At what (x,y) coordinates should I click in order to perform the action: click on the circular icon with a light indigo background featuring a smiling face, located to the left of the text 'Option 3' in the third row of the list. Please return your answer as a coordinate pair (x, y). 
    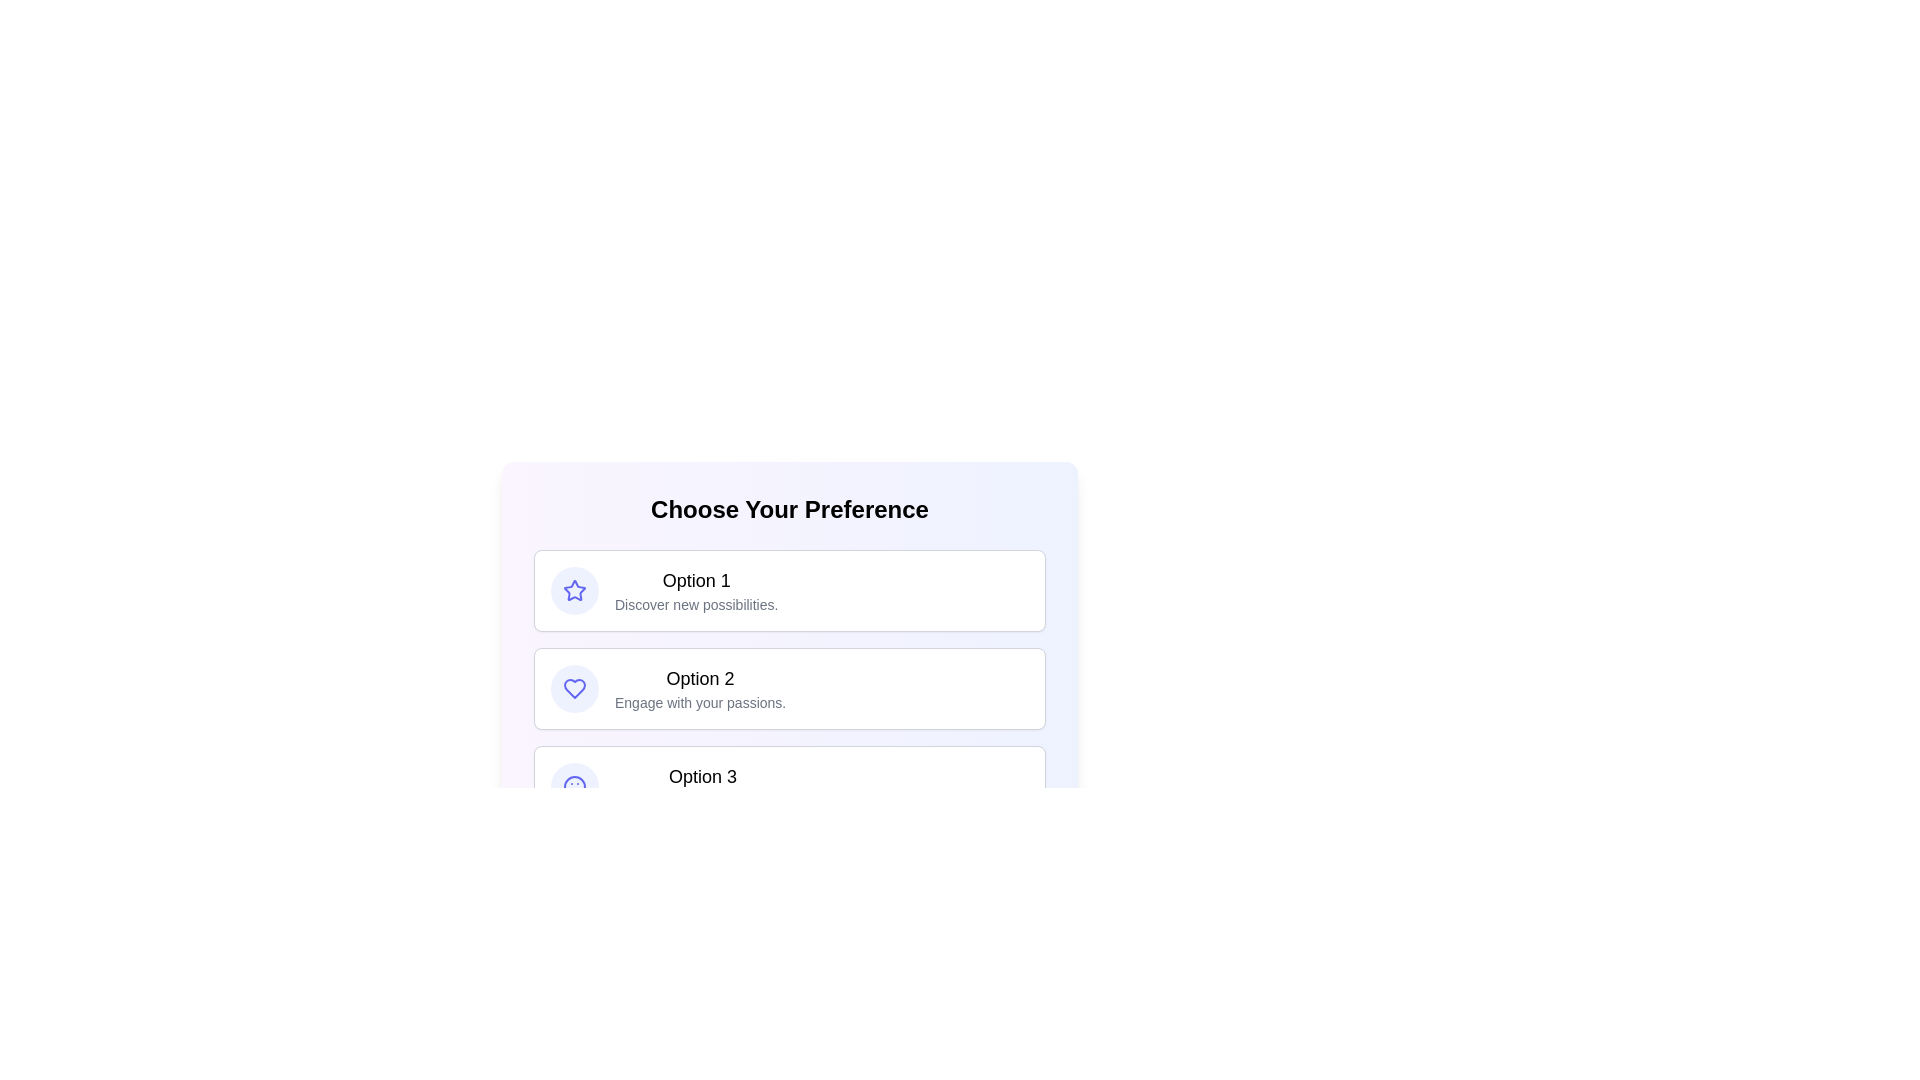
    Looking at the image, I should click on (574, 785).